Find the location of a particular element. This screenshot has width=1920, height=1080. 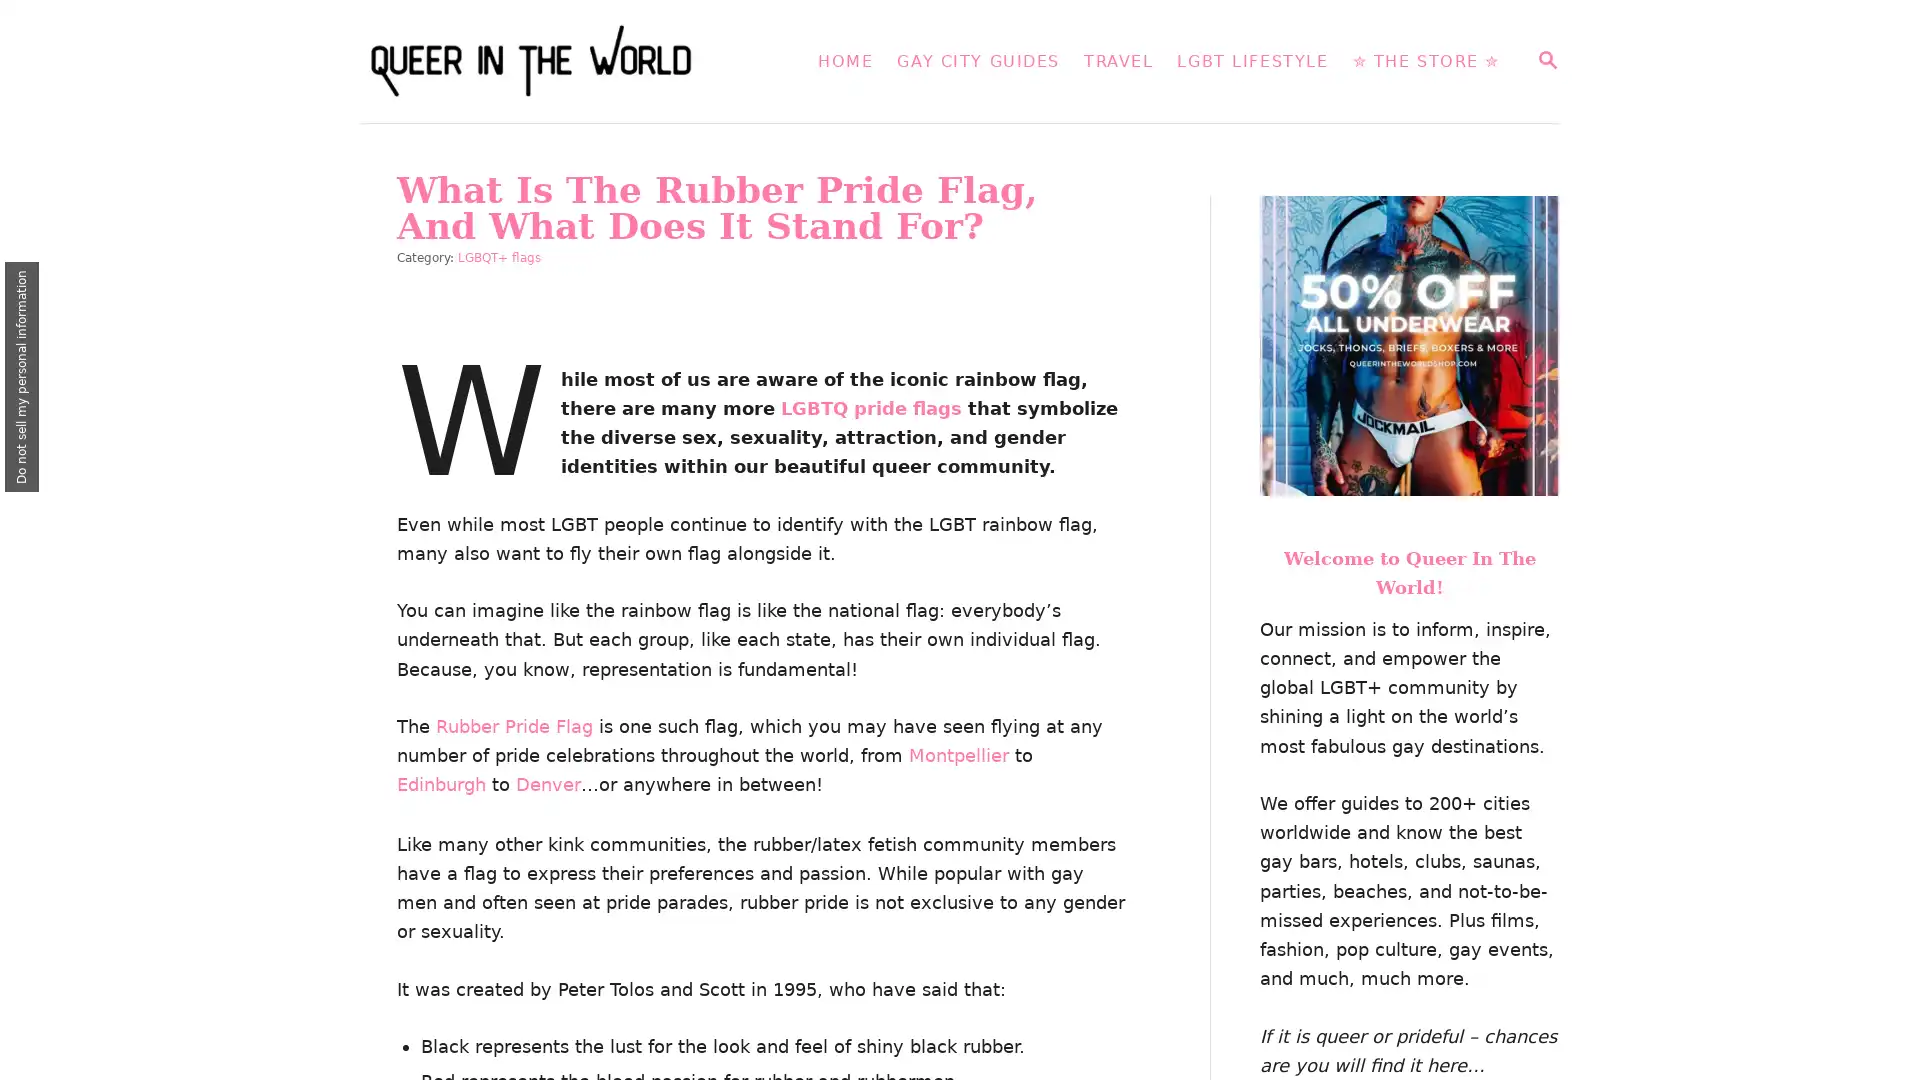

Bookmark Page is located at coordinates (1880, 971).